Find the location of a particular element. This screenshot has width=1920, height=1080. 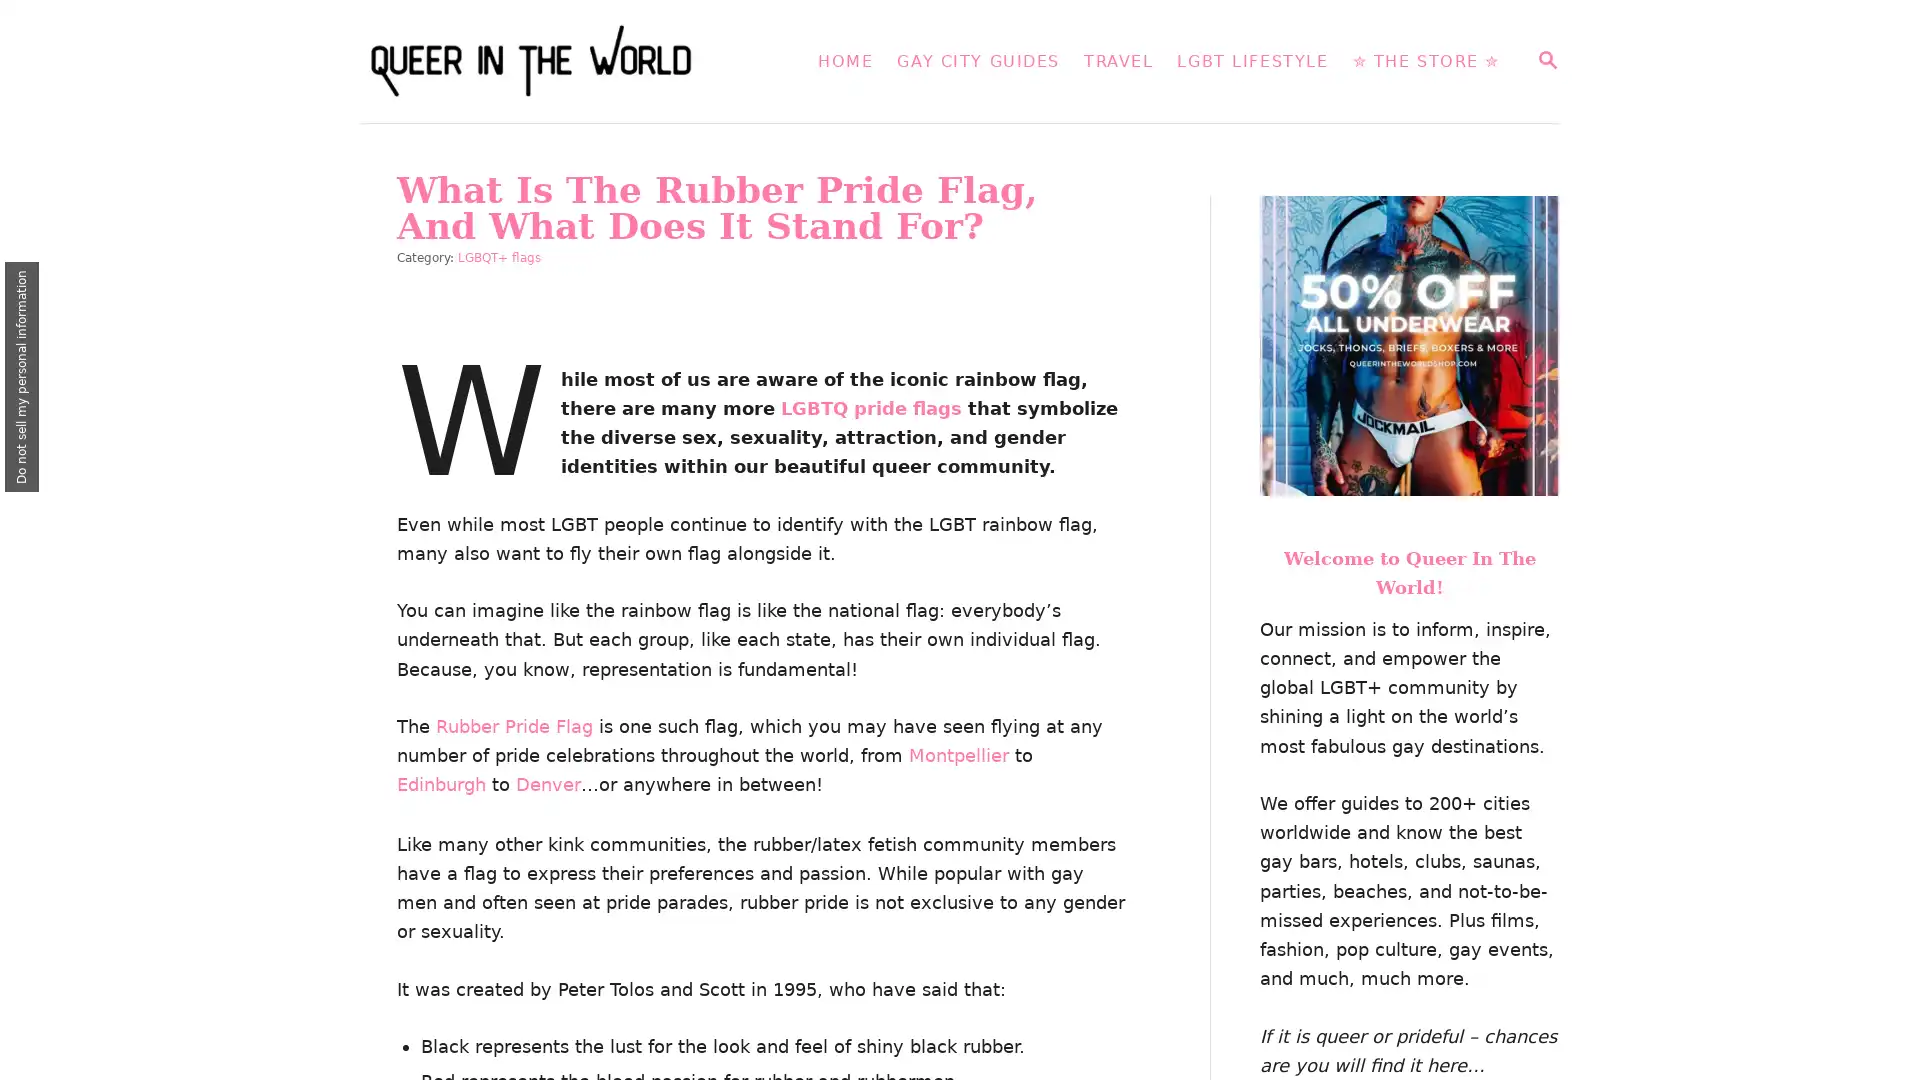

Bookmark Page is located at coordinates (1880, 971).